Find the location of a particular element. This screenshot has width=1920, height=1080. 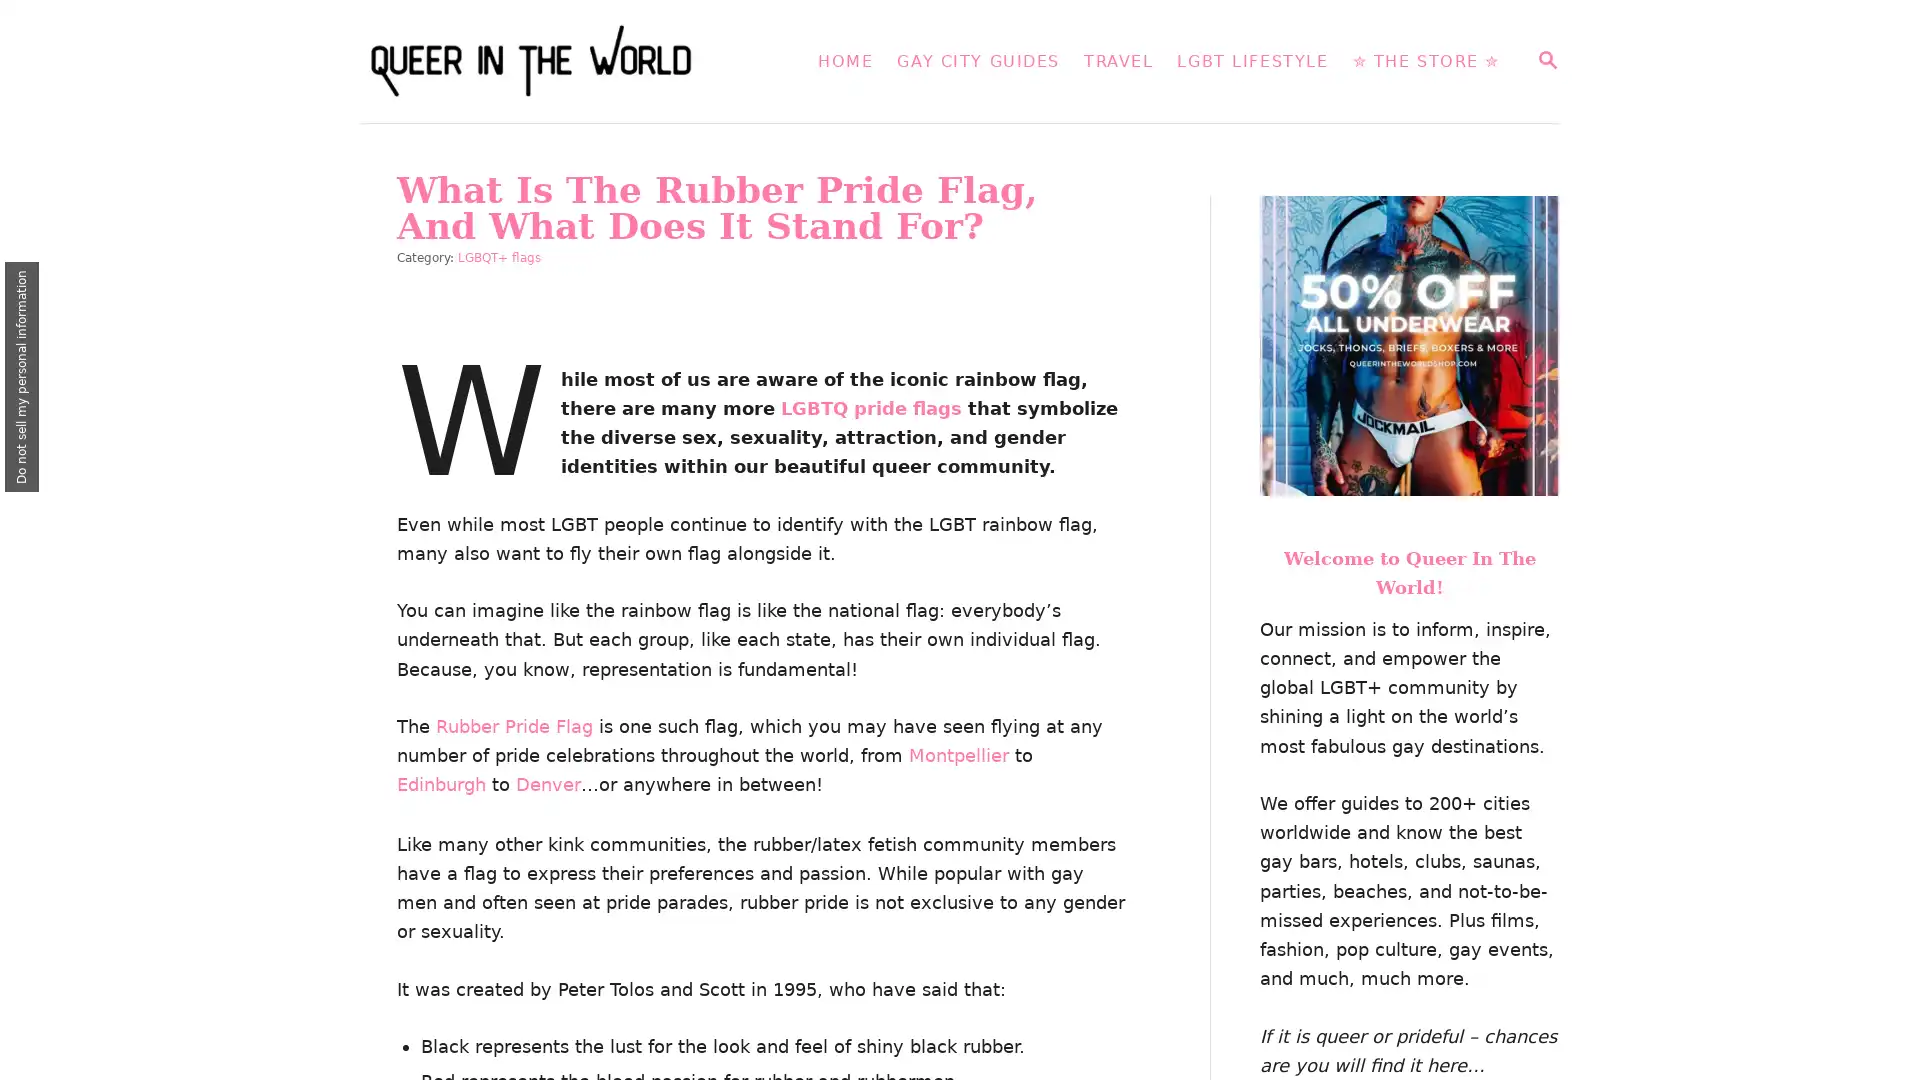

Bookmark Page is located at coordinates (1880, 971).